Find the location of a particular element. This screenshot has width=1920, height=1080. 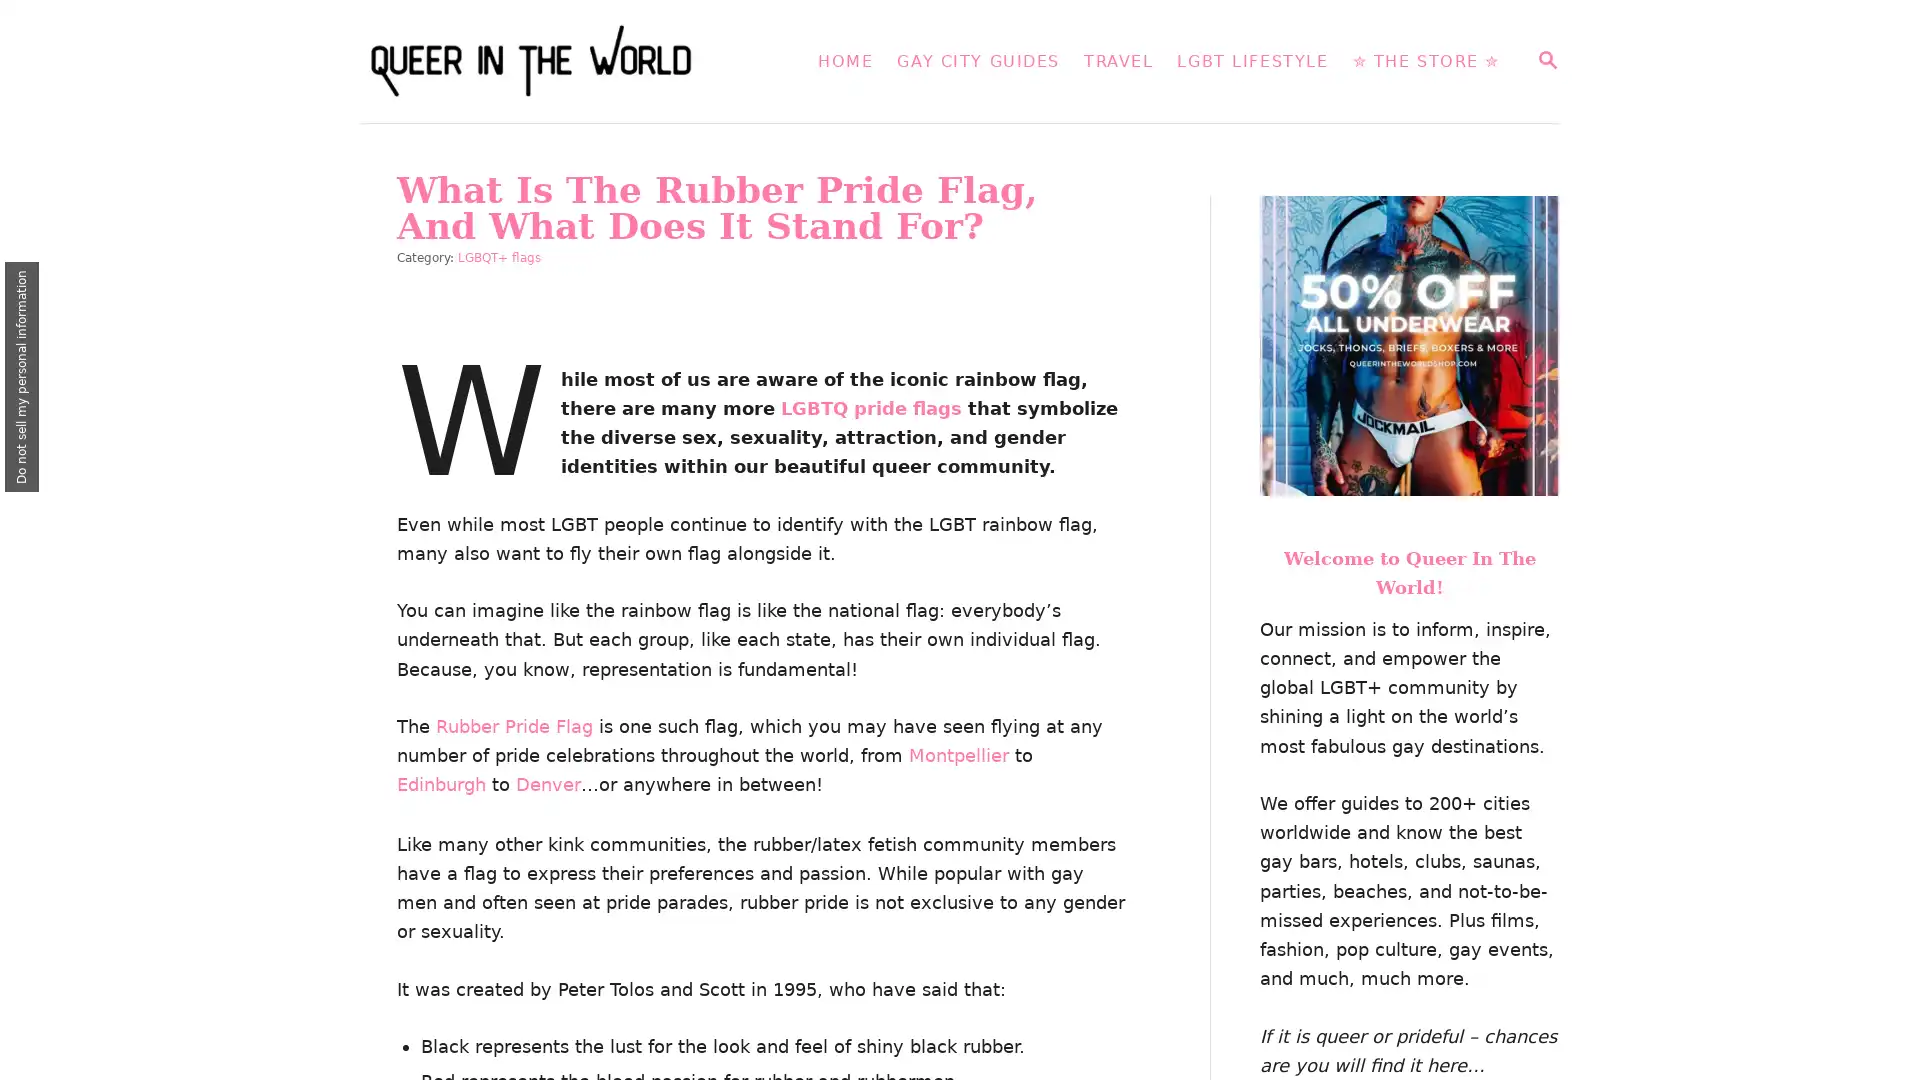

Bookmark Page is located at coordinates (1880, 971).